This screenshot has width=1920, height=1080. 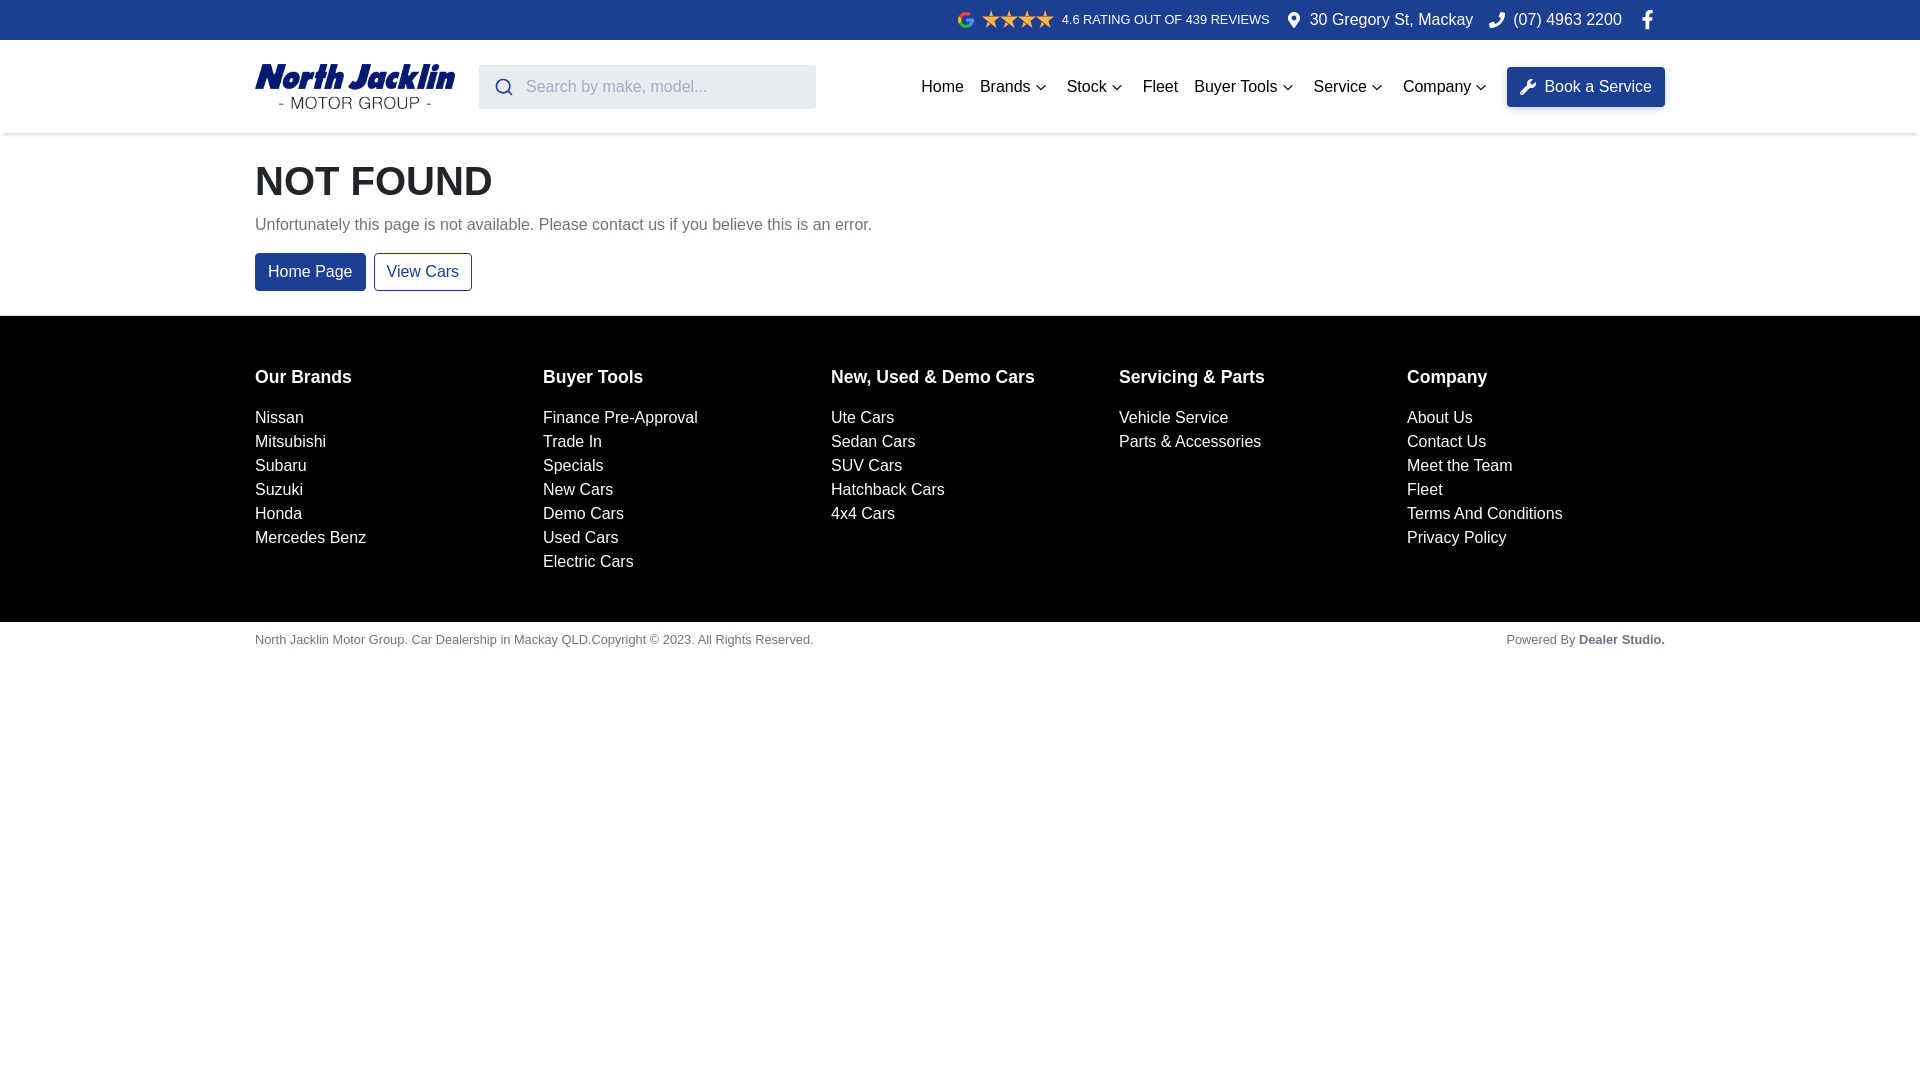 I want to click on 'Stock', so click(x=1096, y=84).